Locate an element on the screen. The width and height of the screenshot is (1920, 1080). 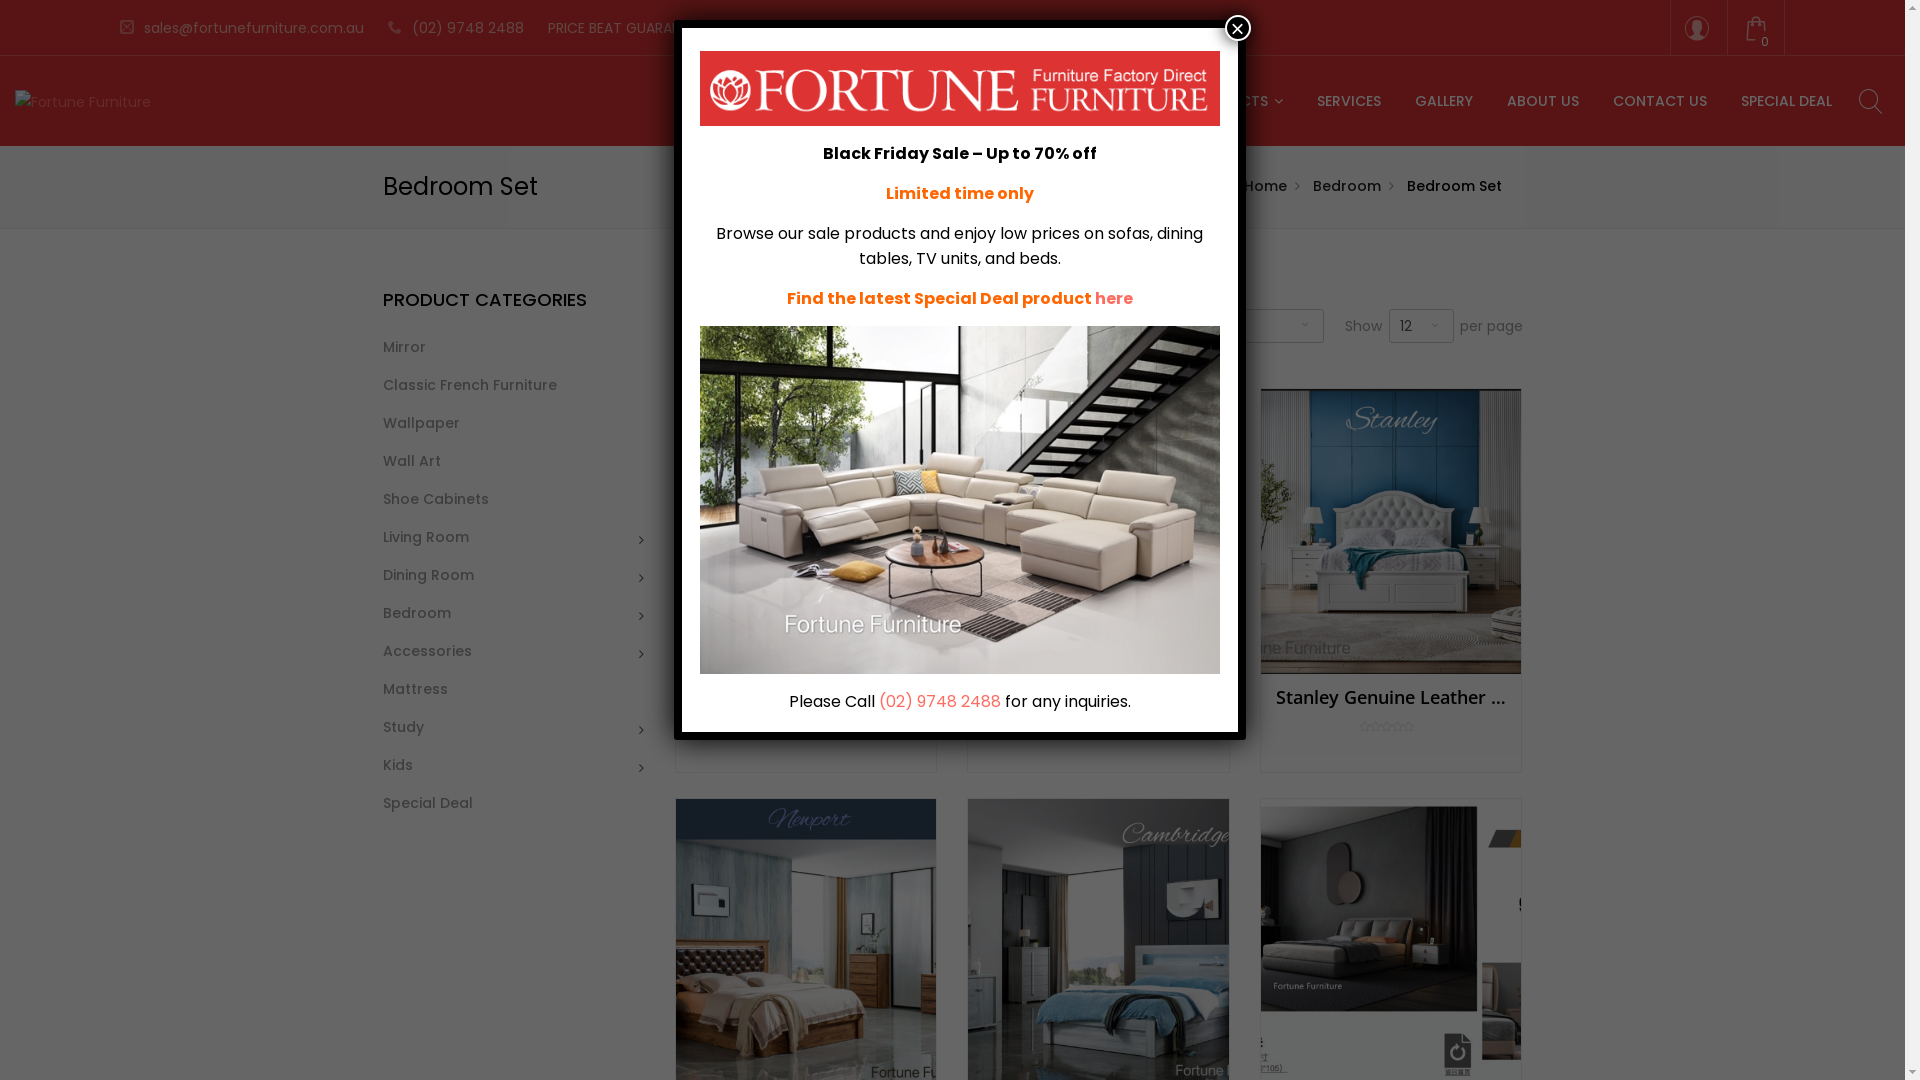
'(02) 9748 2488' is located at coordinates (939, 700).